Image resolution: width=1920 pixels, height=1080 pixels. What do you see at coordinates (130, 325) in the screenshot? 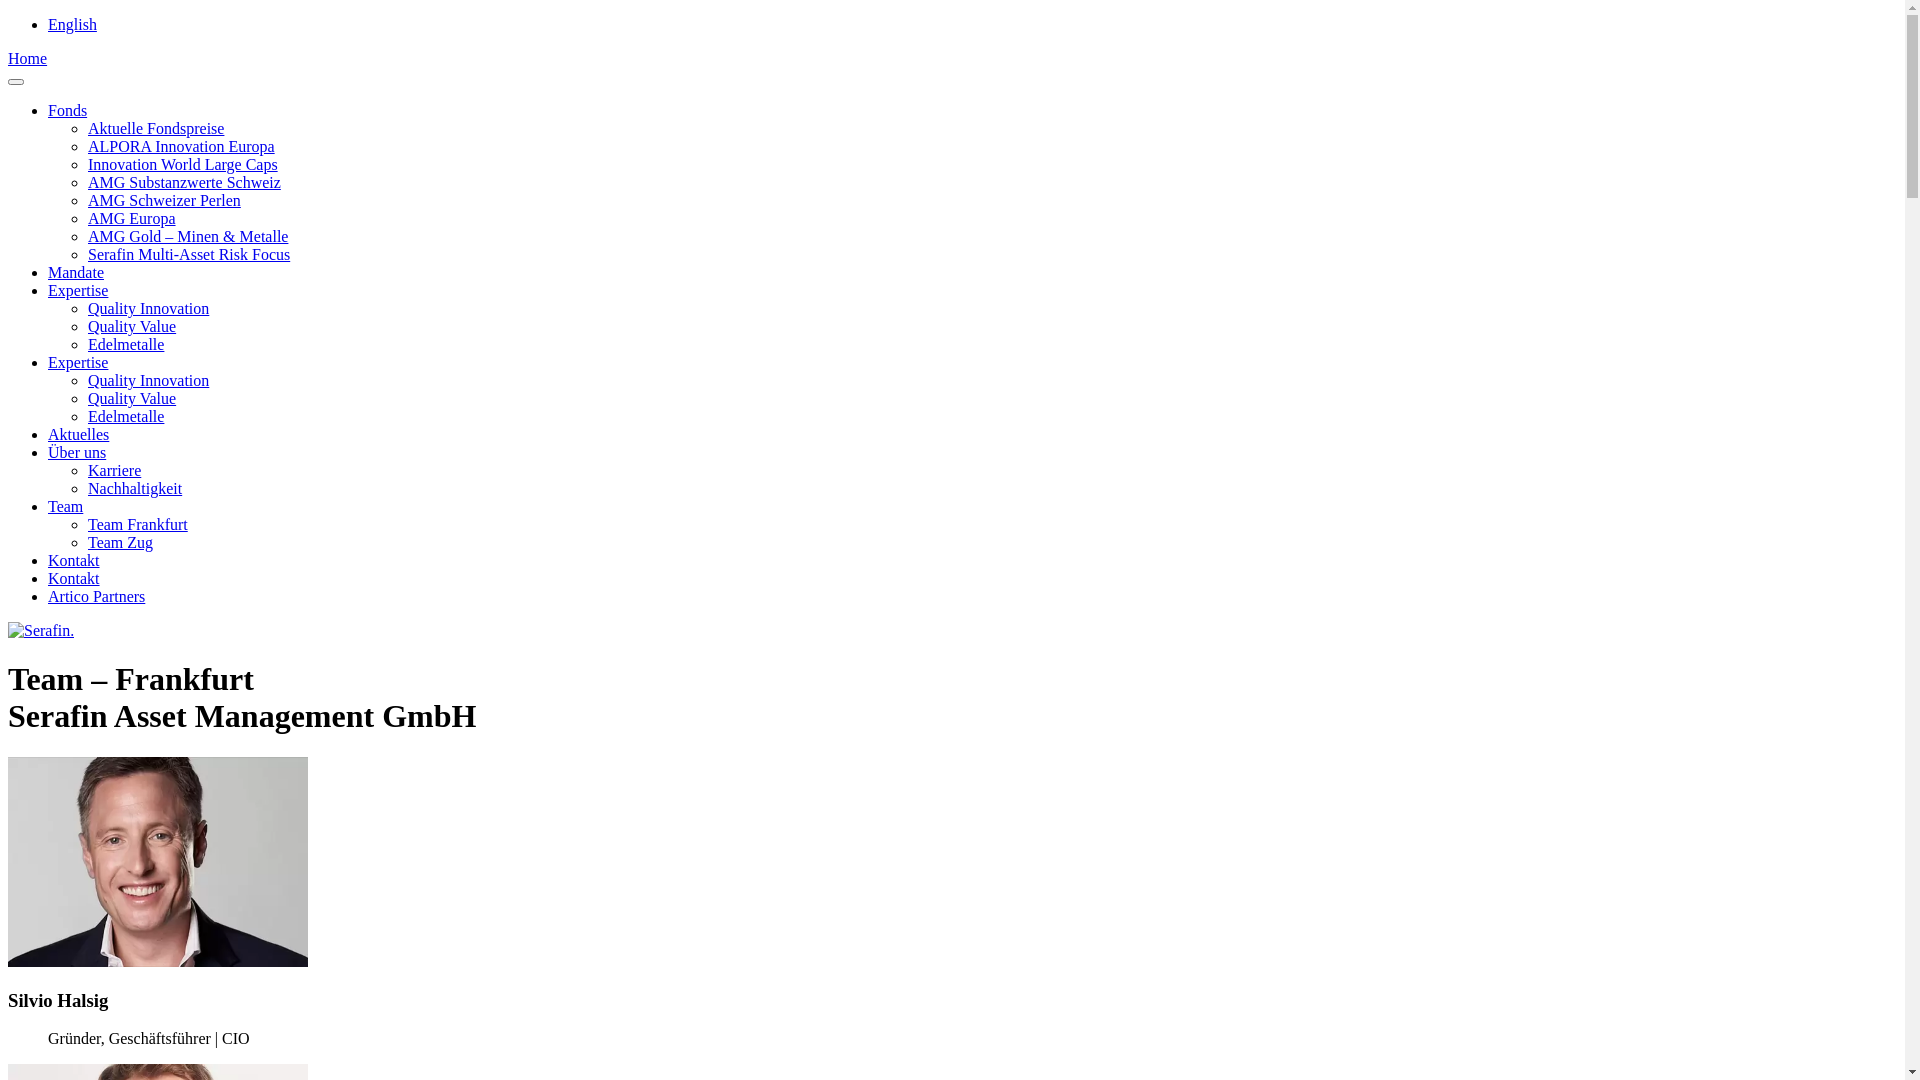
I see `'Quality Value'` at bounding box center [130, 325].